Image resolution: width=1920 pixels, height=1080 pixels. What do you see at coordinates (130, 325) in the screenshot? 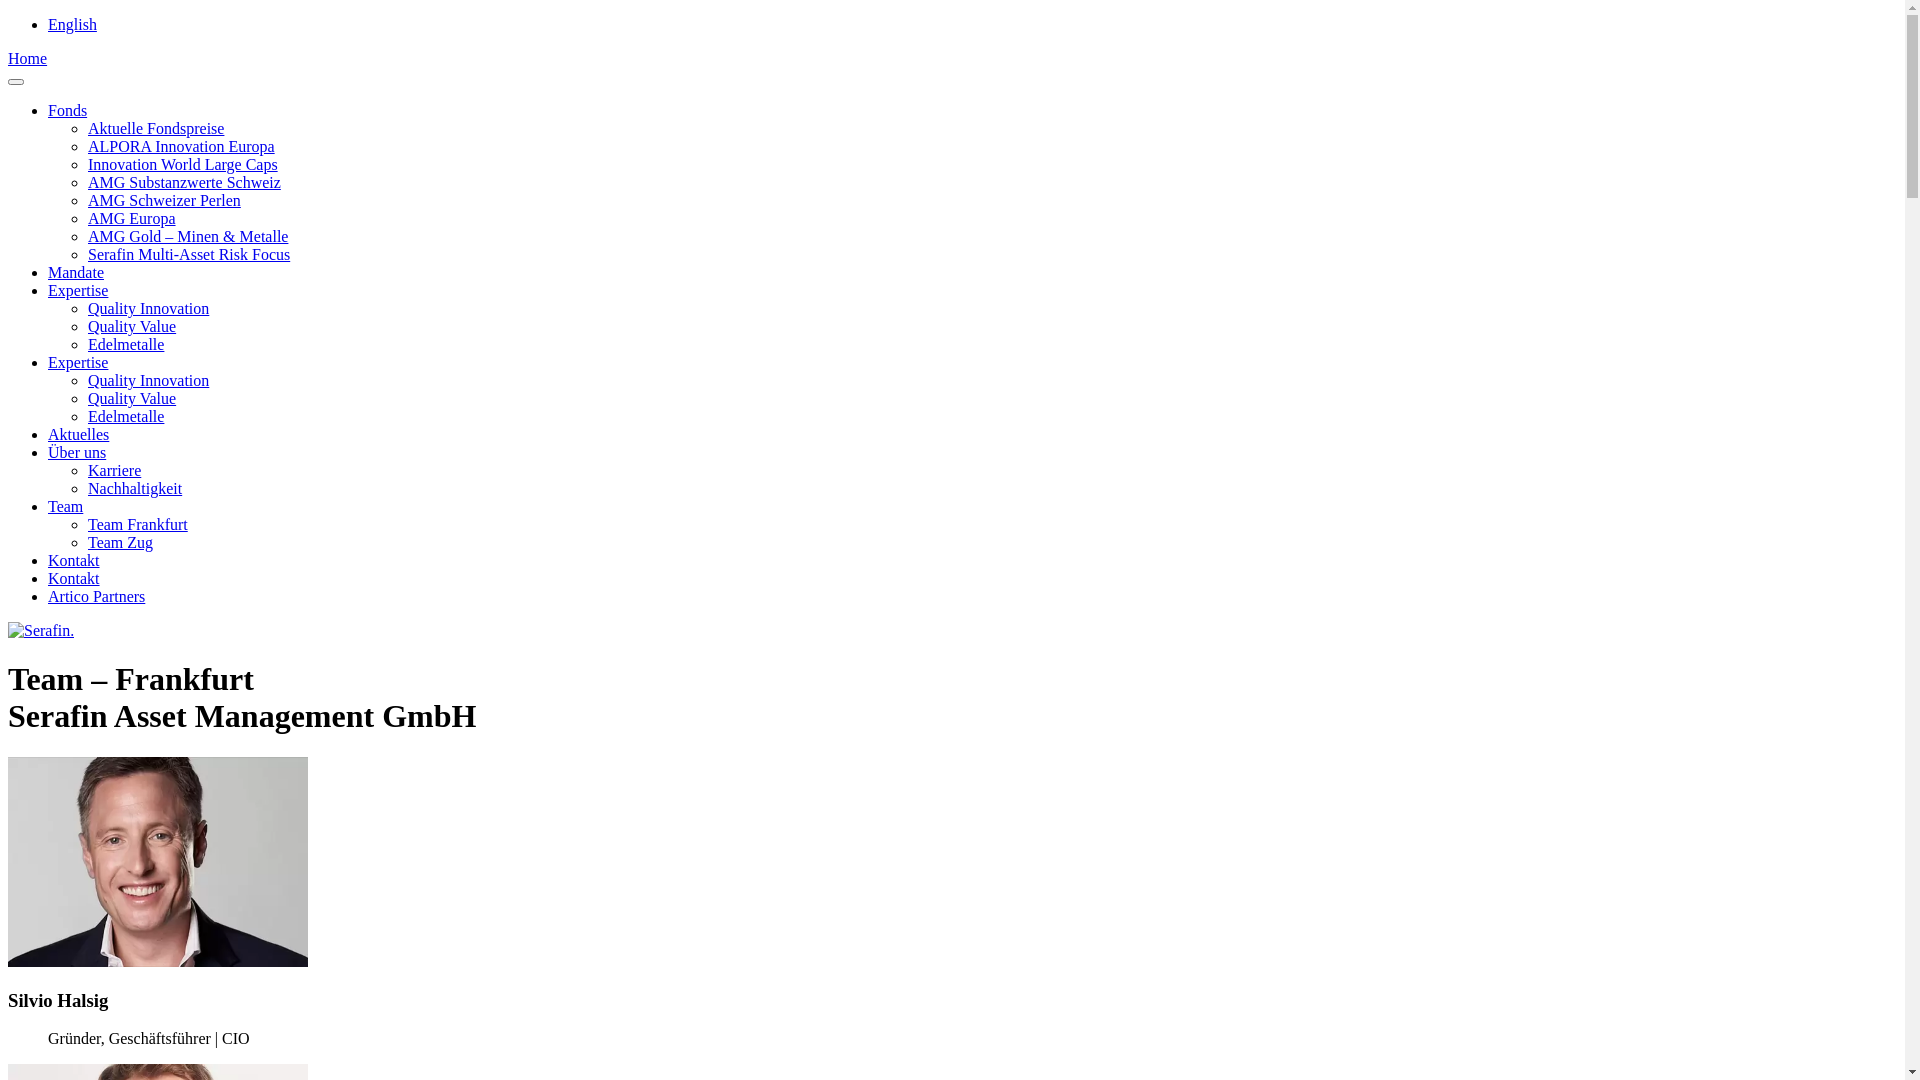
I see `'Quality Value'` at bounding box center [130, 325].